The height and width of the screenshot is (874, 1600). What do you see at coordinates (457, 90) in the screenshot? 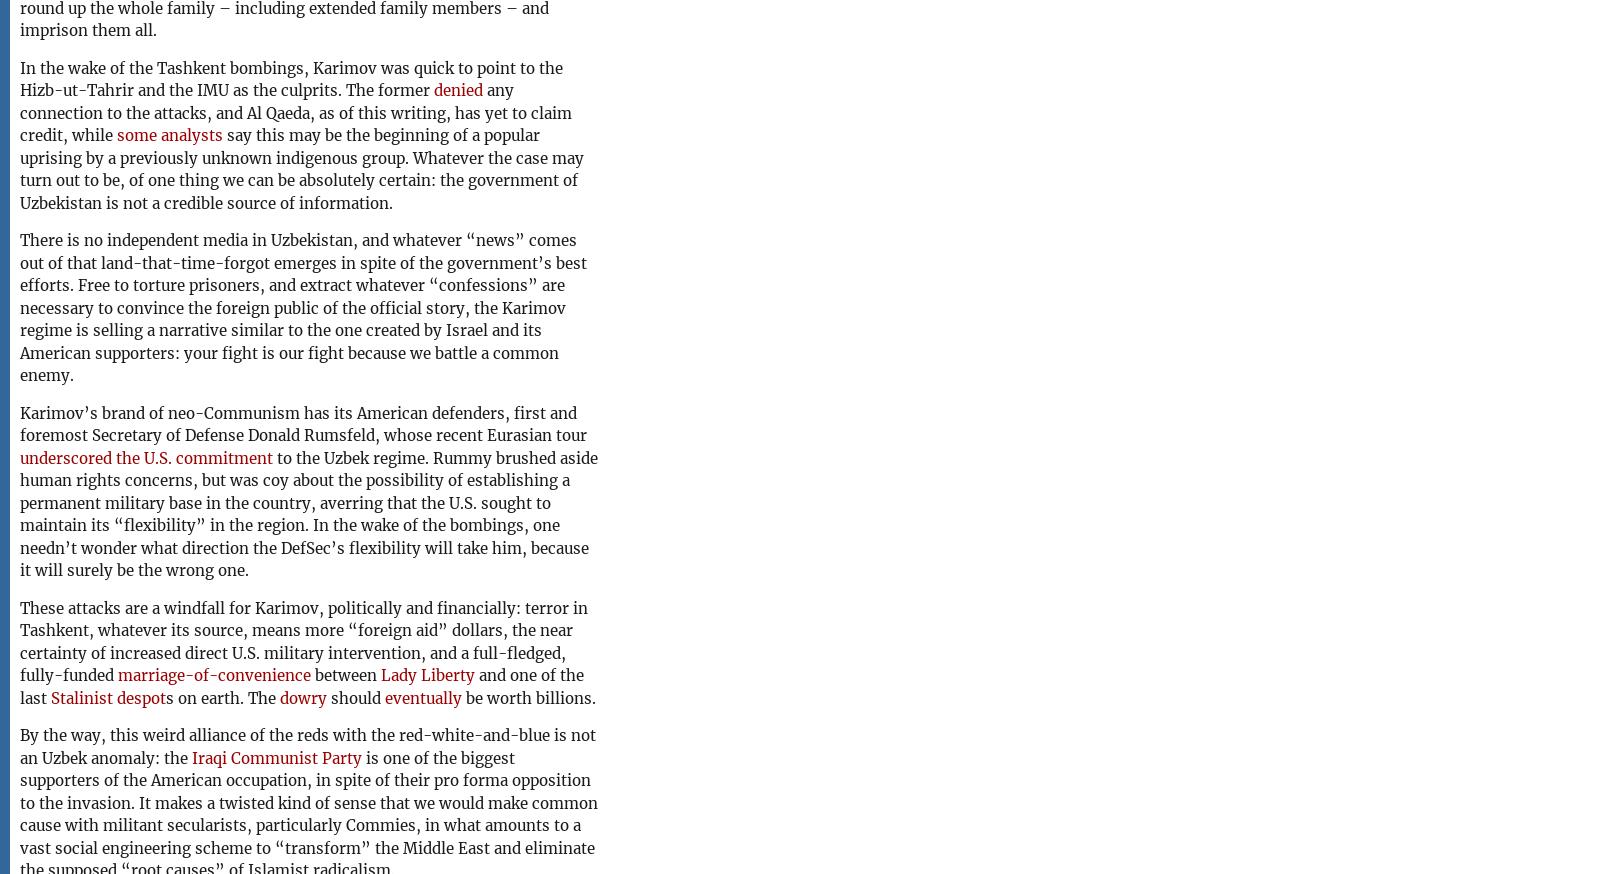
I see `'denied'` at bounding box center [457, 90].